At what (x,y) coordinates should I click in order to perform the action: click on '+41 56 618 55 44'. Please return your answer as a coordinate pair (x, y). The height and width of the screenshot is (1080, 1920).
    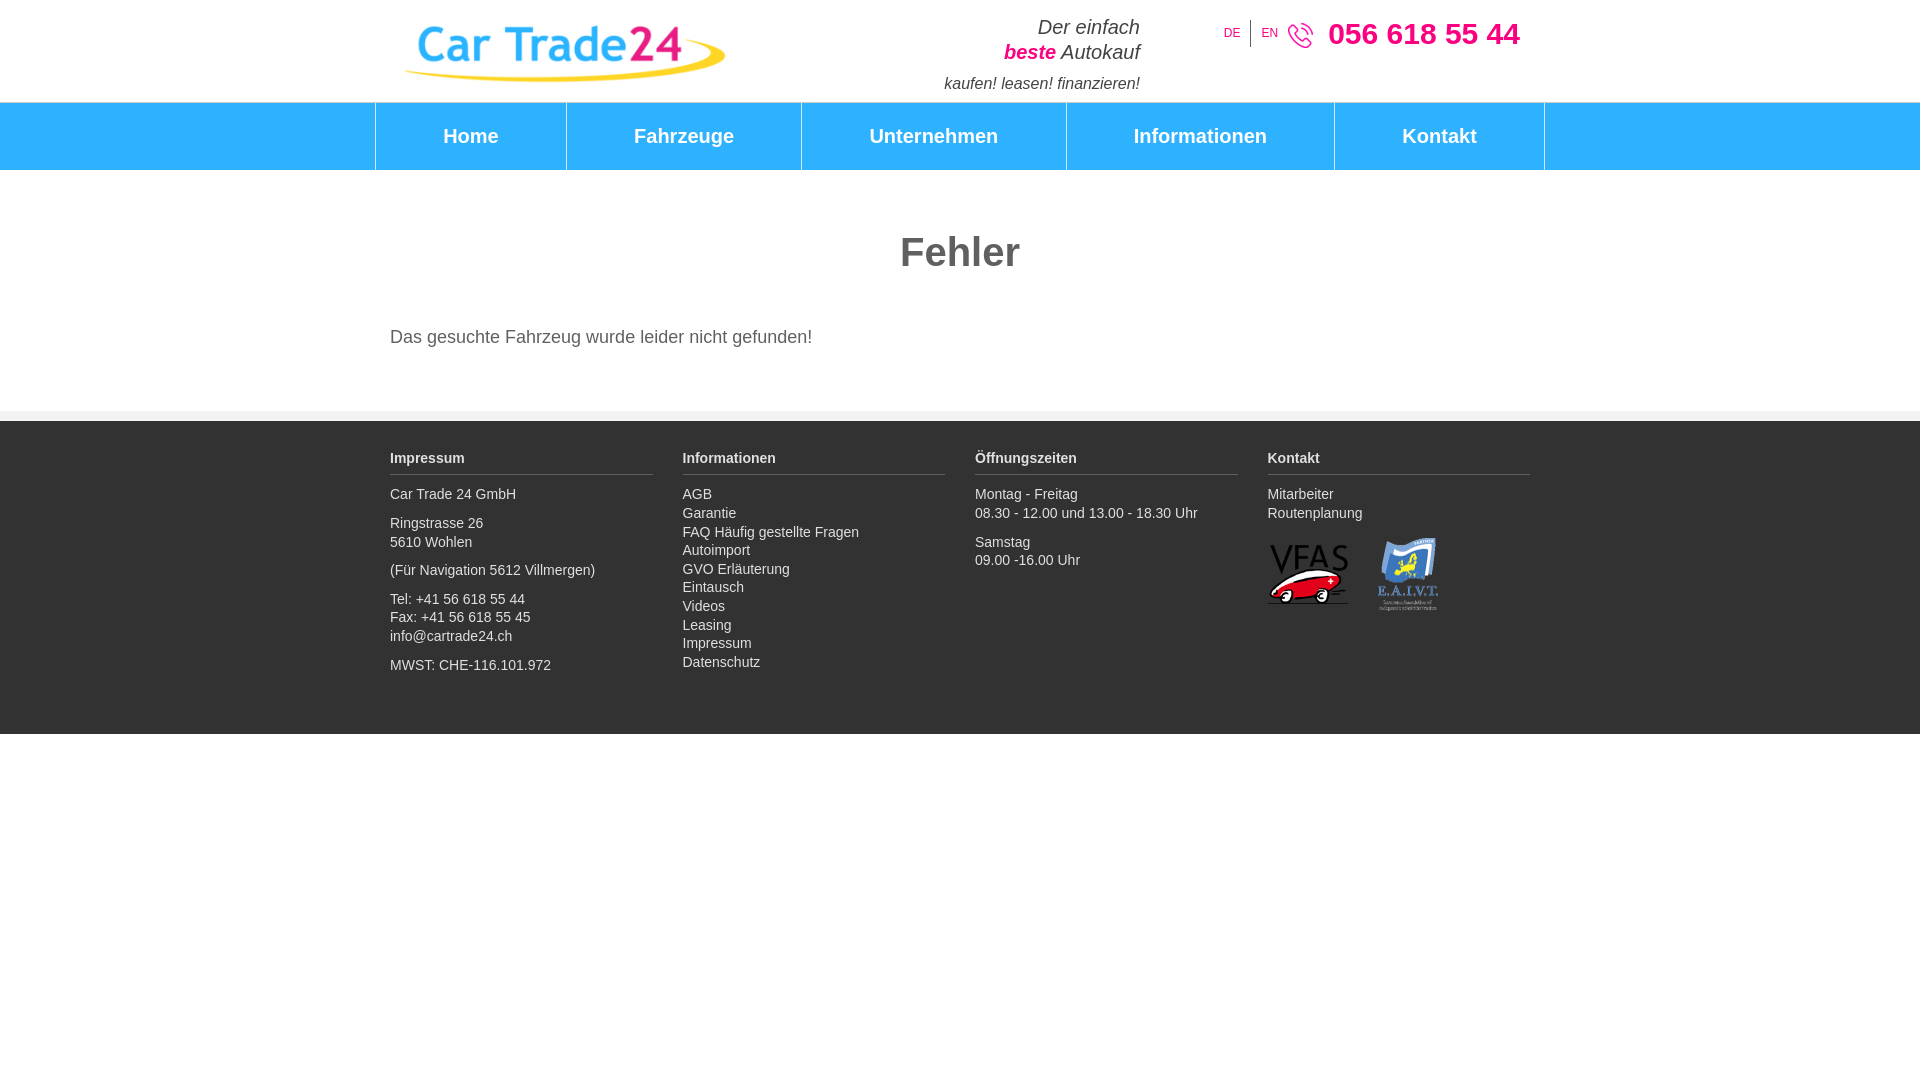
    Looking at the image, I should click on (469, 597).